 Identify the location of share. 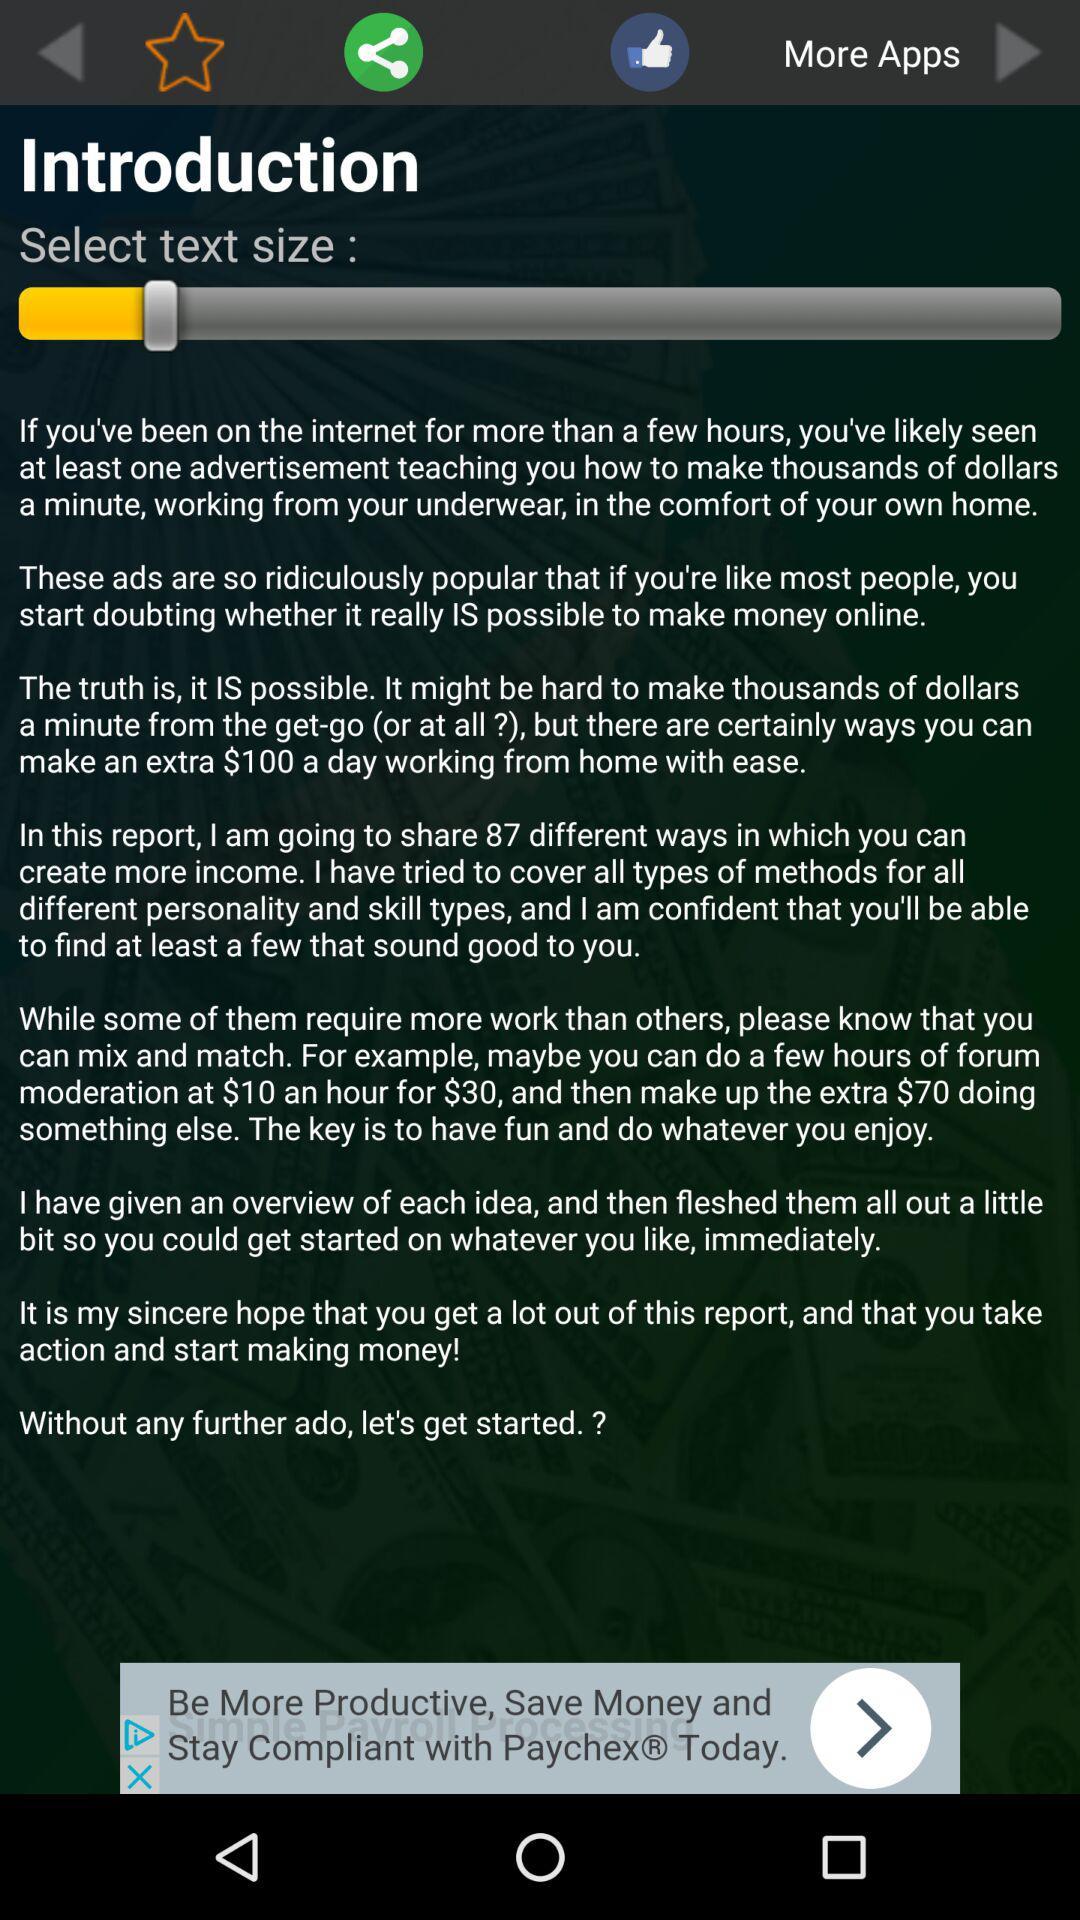
(383, 52).